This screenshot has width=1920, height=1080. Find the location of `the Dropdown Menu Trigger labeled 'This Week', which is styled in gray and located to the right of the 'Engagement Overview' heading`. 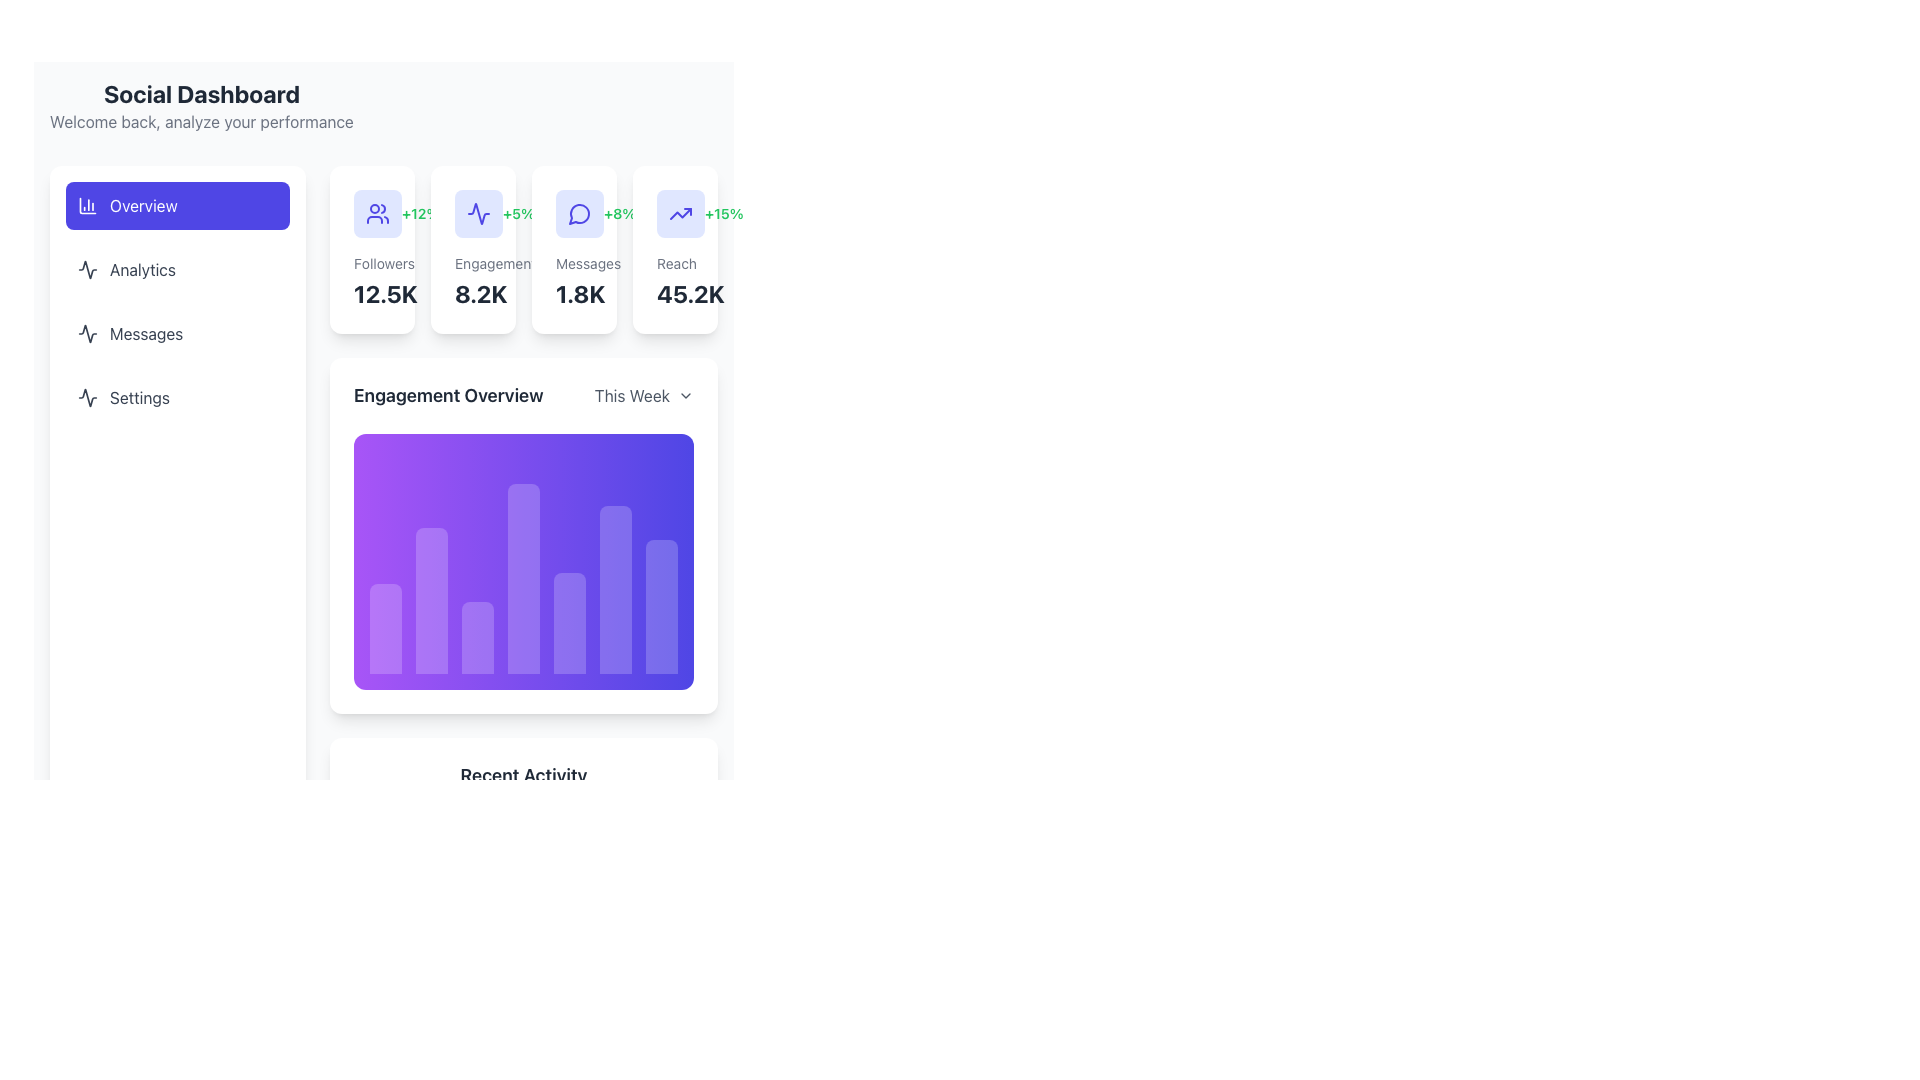

the Dropdown Menu Trigger labeled 'This Week', which is styled in gray and located to the right of the 'Engagement Overview' heading is located at coordinates (644, 396).